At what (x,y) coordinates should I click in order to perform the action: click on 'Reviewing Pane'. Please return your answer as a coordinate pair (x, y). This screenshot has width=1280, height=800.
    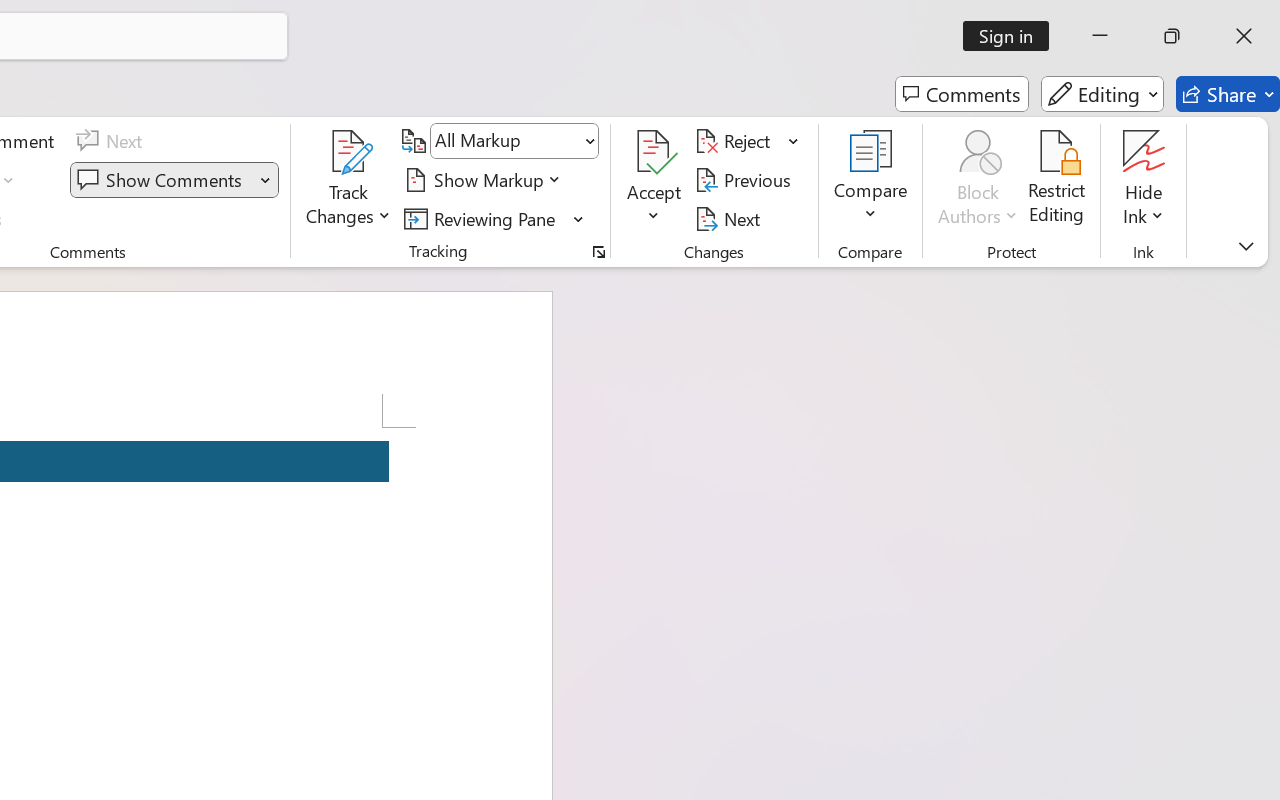
    Looking at the image, I should click on (494, 218).